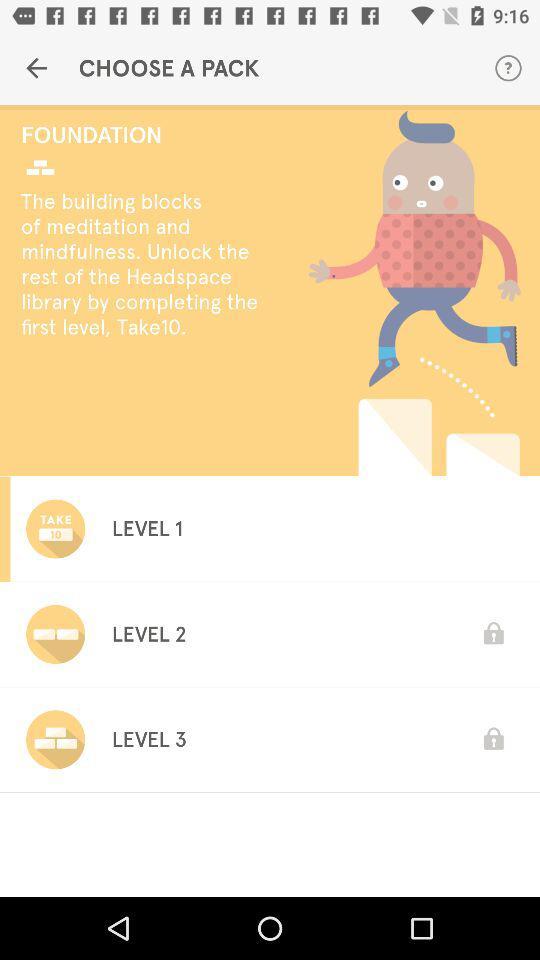 The width and height of the screenshot is (540, 960). What do you see at coordinates (508, 68) in the screenshot?
I see `the icon at the top right corner` at bounding box center [508, 68].